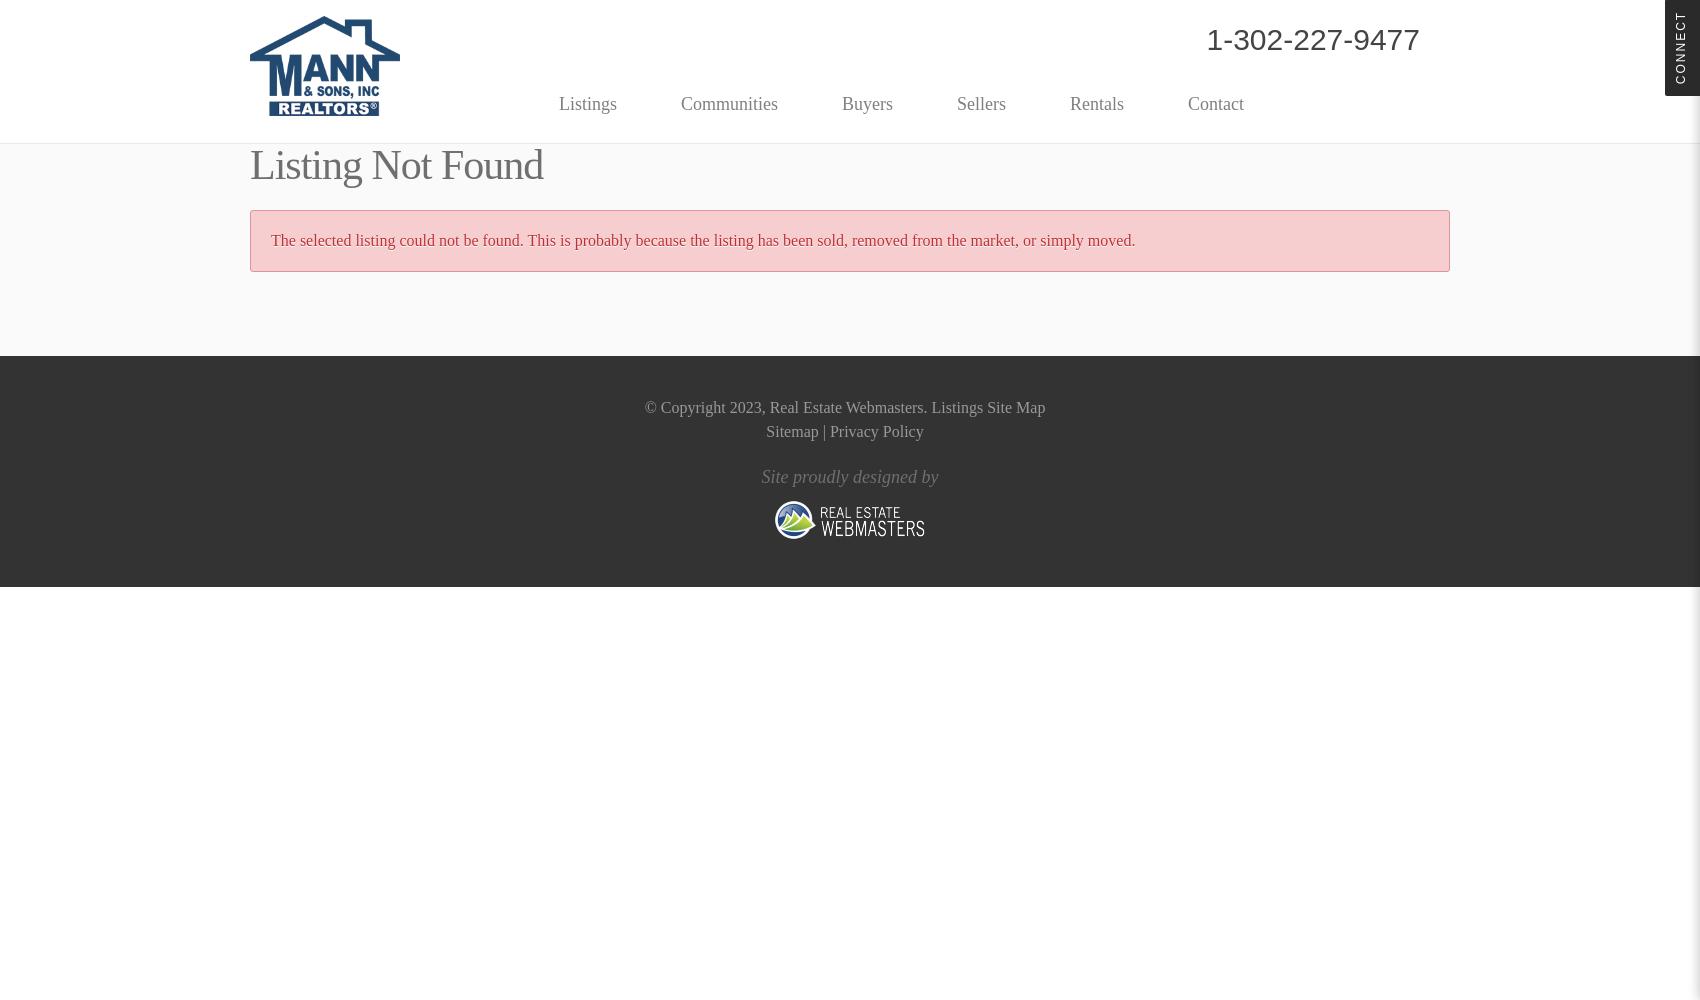  I want to click on 'Listings', so click(587, 103).